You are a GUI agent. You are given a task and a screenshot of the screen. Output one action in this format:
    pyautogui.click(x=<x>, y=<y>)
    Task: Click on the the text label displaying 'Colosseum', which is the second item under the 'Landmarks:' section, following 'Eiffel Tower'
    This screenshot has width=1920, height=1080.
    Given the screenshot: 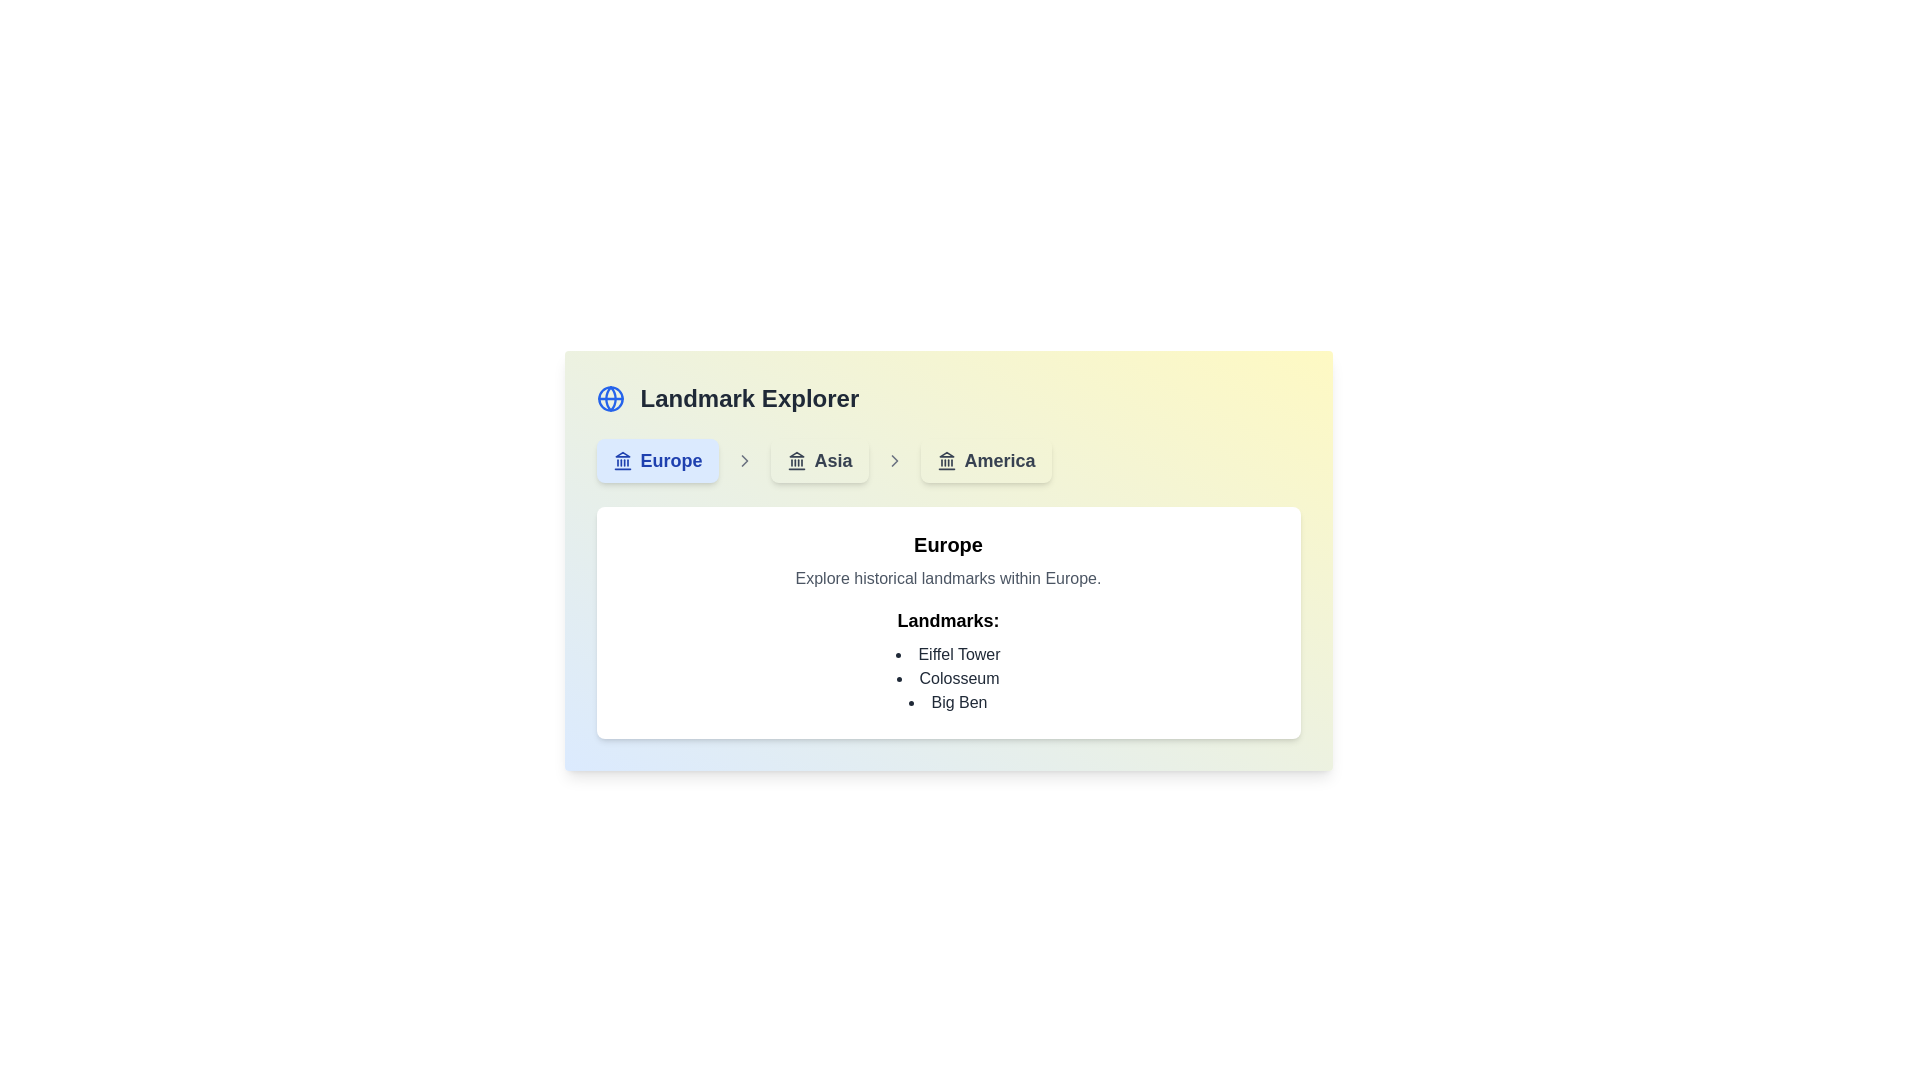 What is the action you would take?
    pyautogui.click(x=947, y=677)
    